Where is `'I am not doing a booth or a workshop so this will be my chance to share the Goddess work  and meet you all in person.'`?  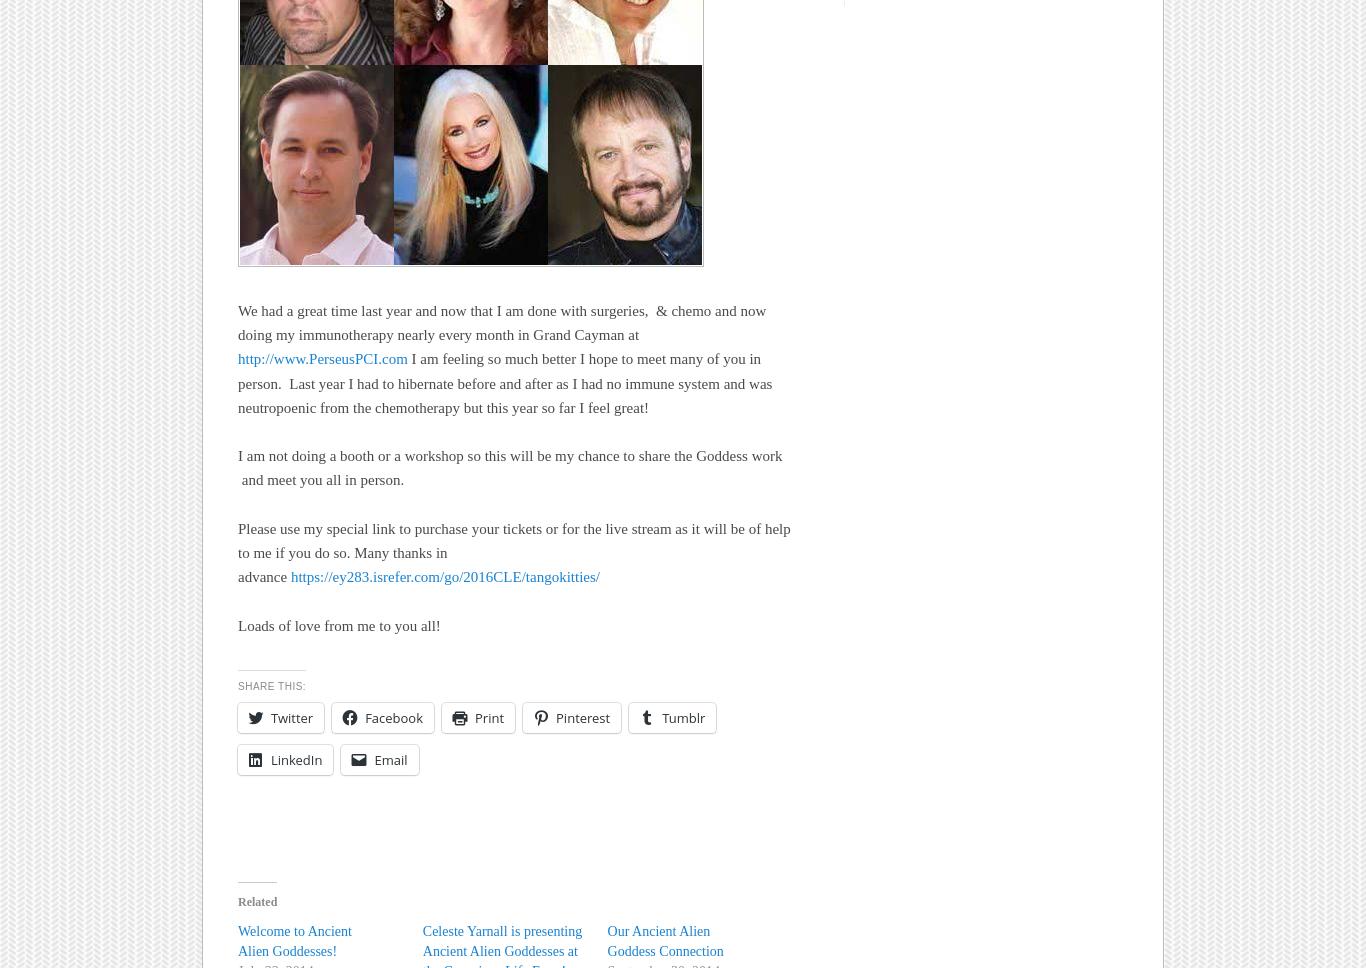 'I am not doing a booth or a workshop so this will be my chance to share the Goddess work  and meet you all in person.' is located at coordinates (510, 467).